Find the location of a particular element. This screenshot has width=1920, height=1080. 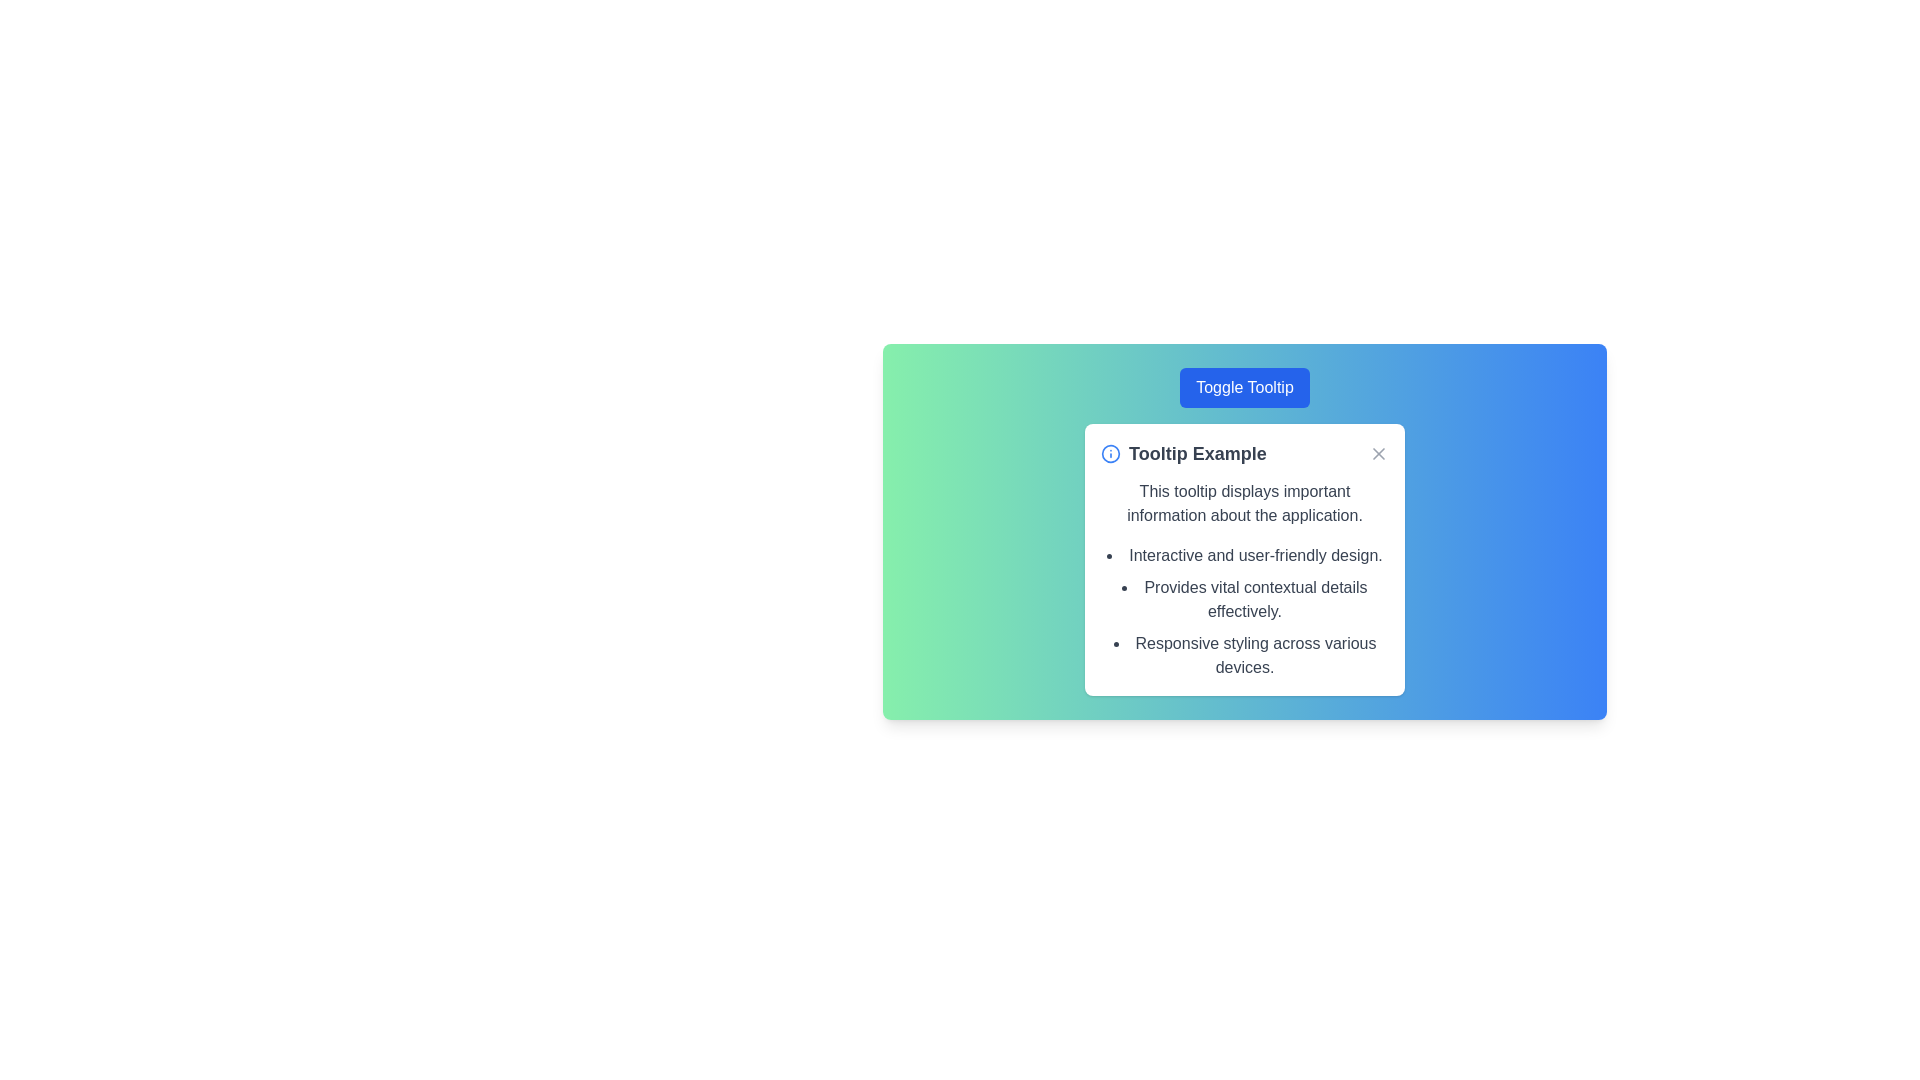

text from the header of the tooltip box which includes an icon on the left and a close button on the right is located at coordinates (1243, 454).